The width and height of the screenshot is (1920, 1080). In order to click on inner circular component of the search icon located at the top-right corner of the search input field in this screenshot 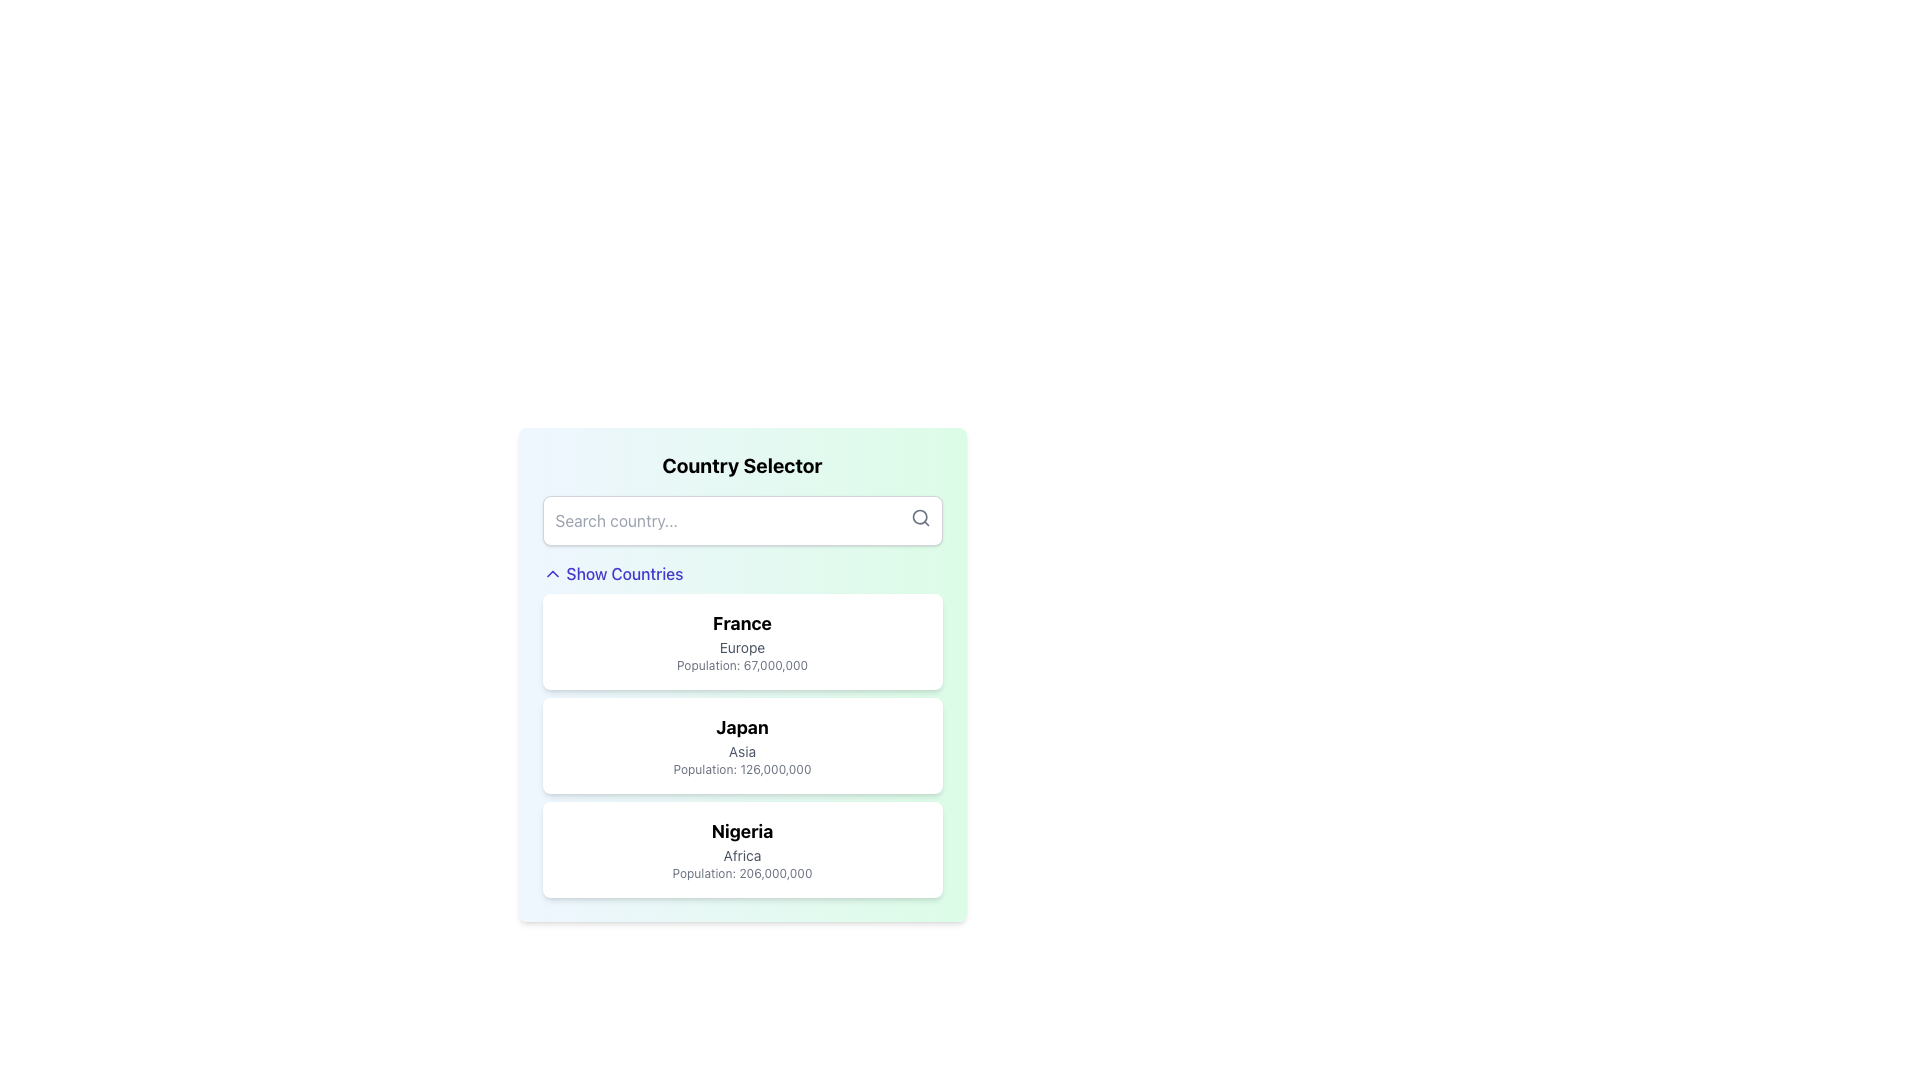, I will do `click(918, 516)`.